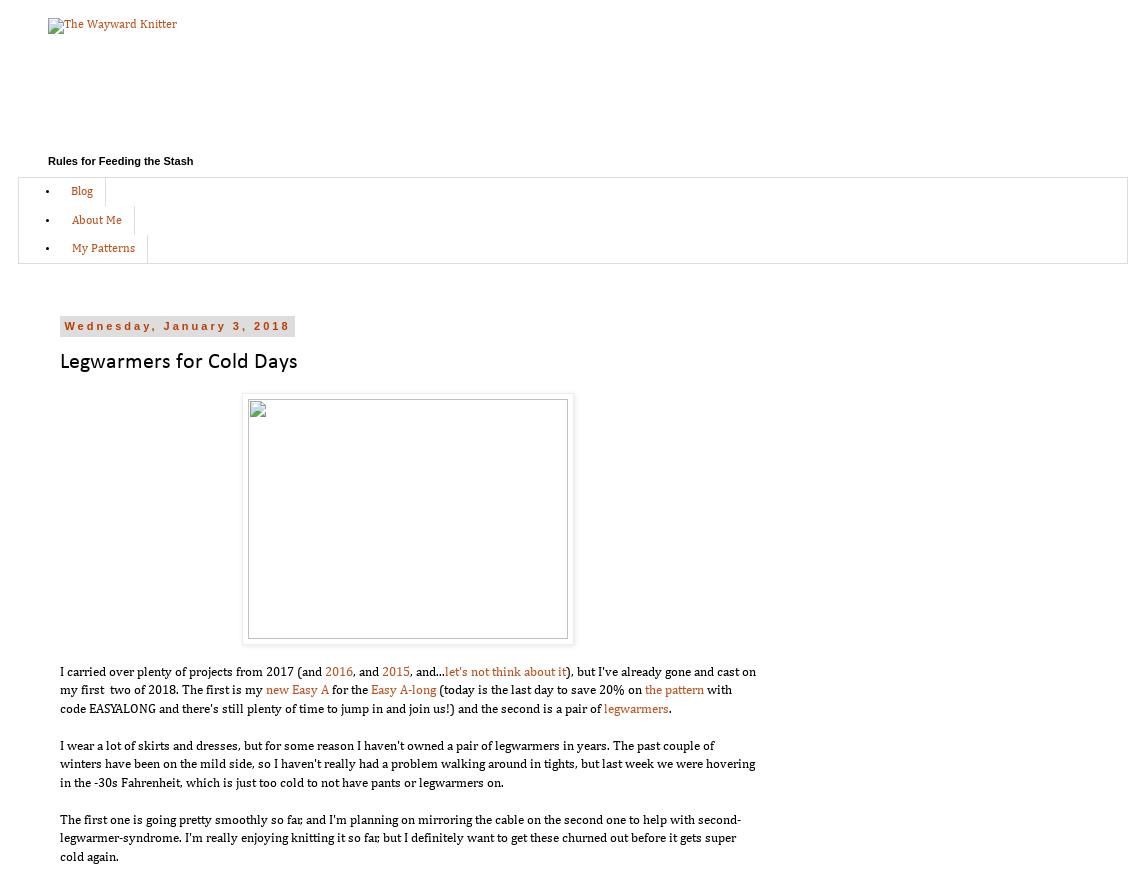 The height and width of the screenshot is (880, 1138). I want to click on 'The first one is going pretty smoothly so far, and I'm planning on mirroring the cable on the second one to help with second-legwarmer-syndrome. I'm really enjoying knitting it so far, but I definitely want to get these churned out before it gets super cold again.', so click(399, 837).